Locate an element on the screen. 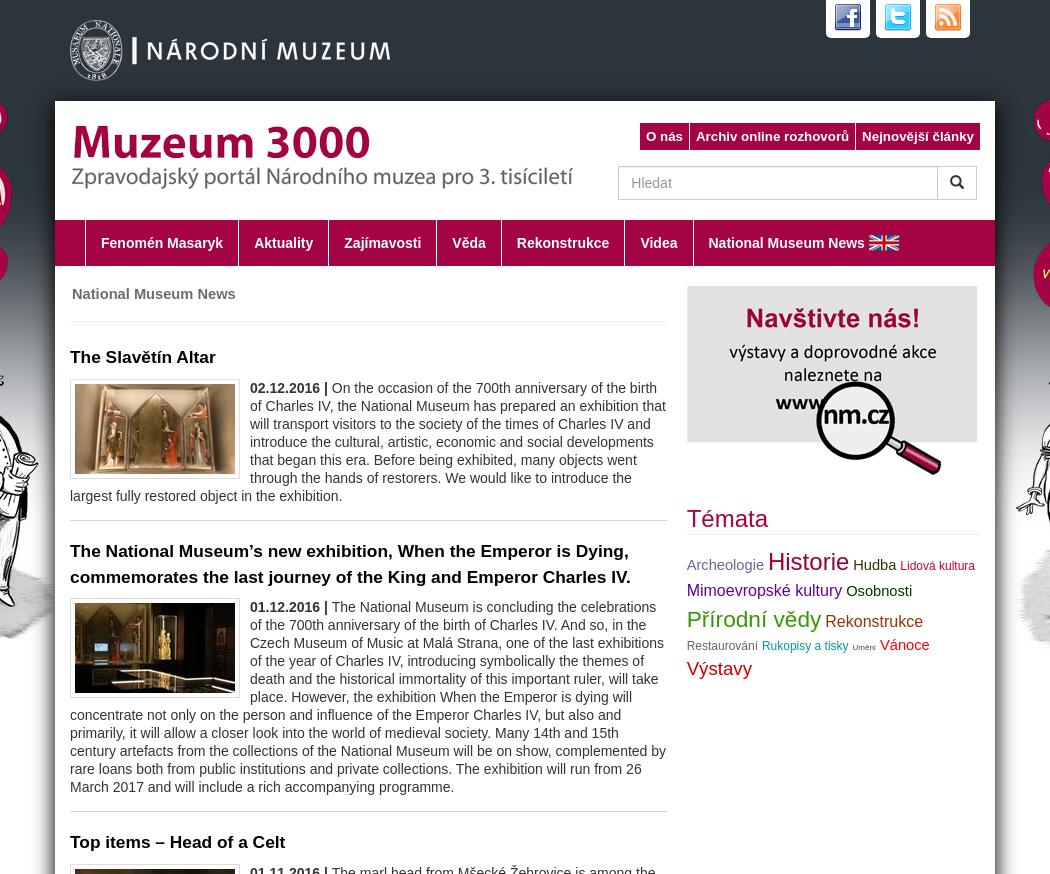  'Témata' is located at coordinates (726, 518).